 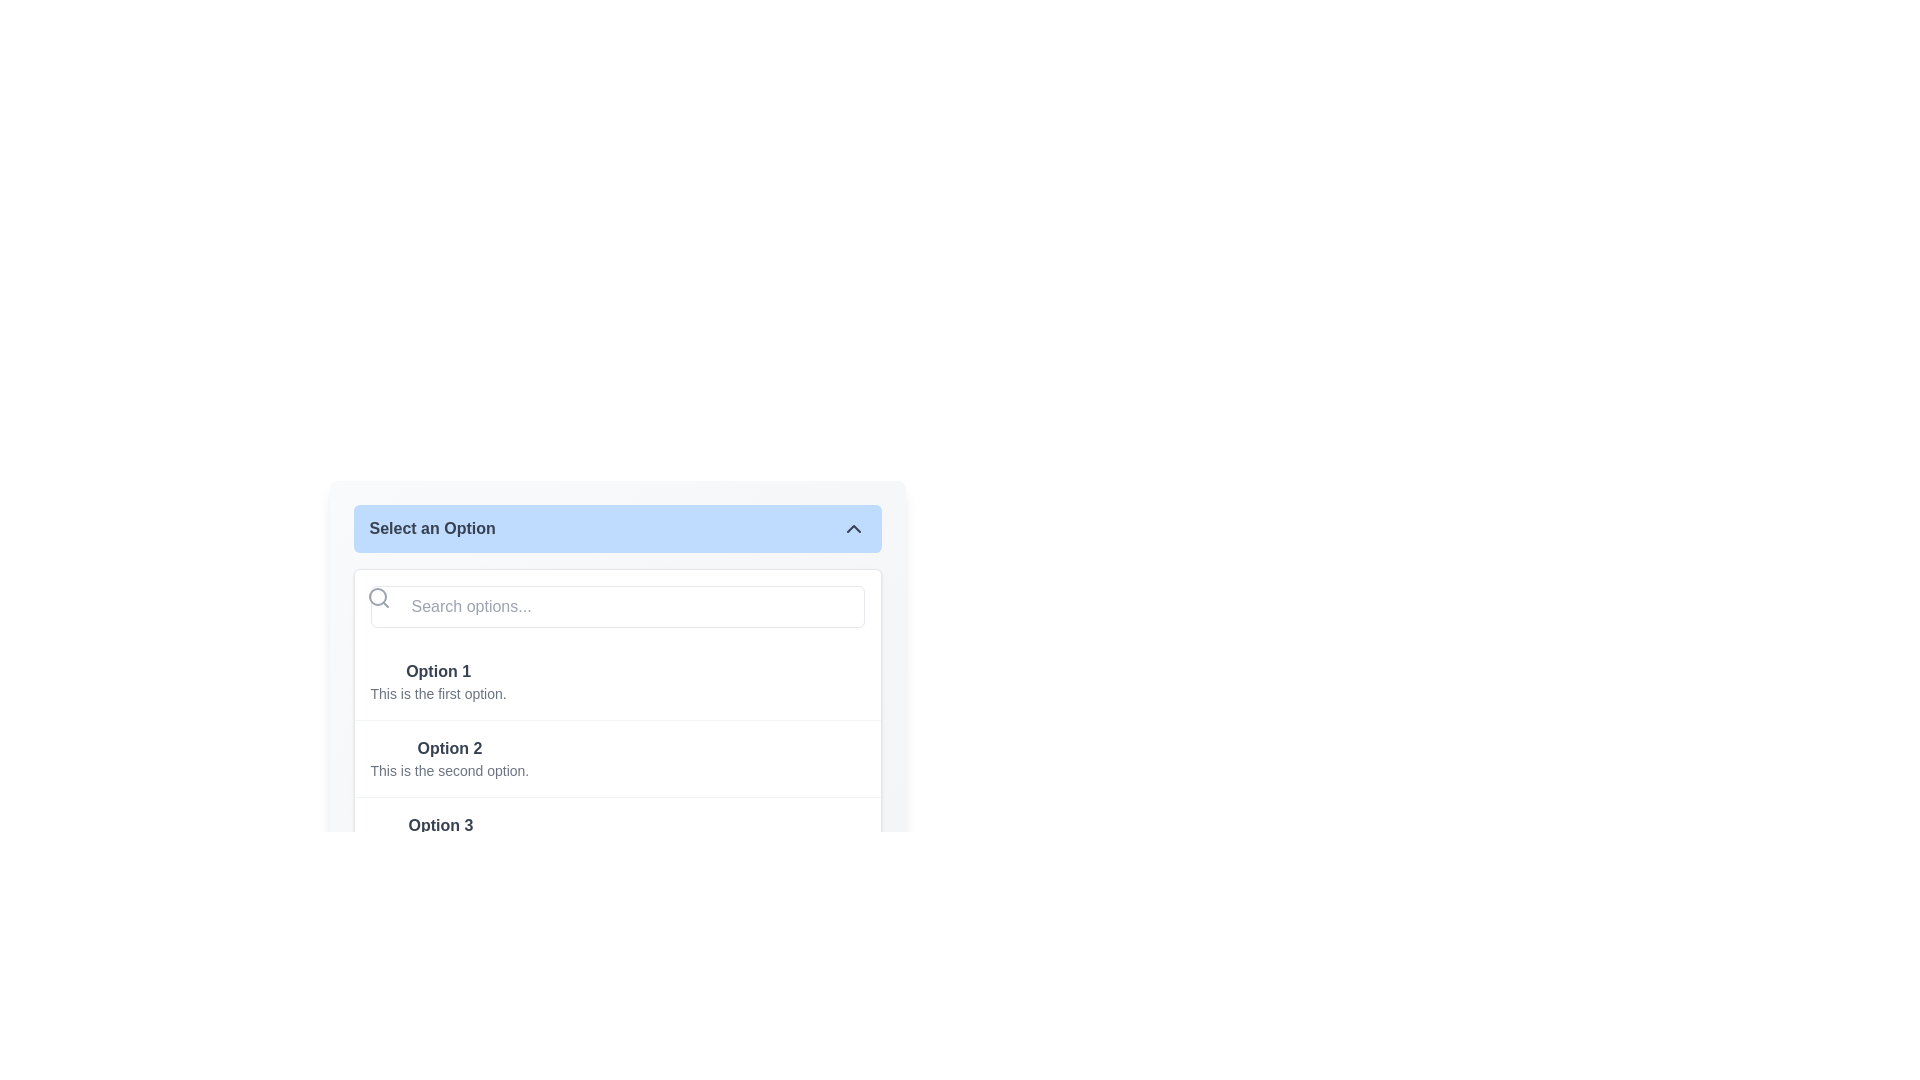 I want to click on the text label reading 'This is the first option.' which is styled in a smaller gray font and positioned below the bold label 'Option 1' in the dropdown list, so click(x=437, y=693).